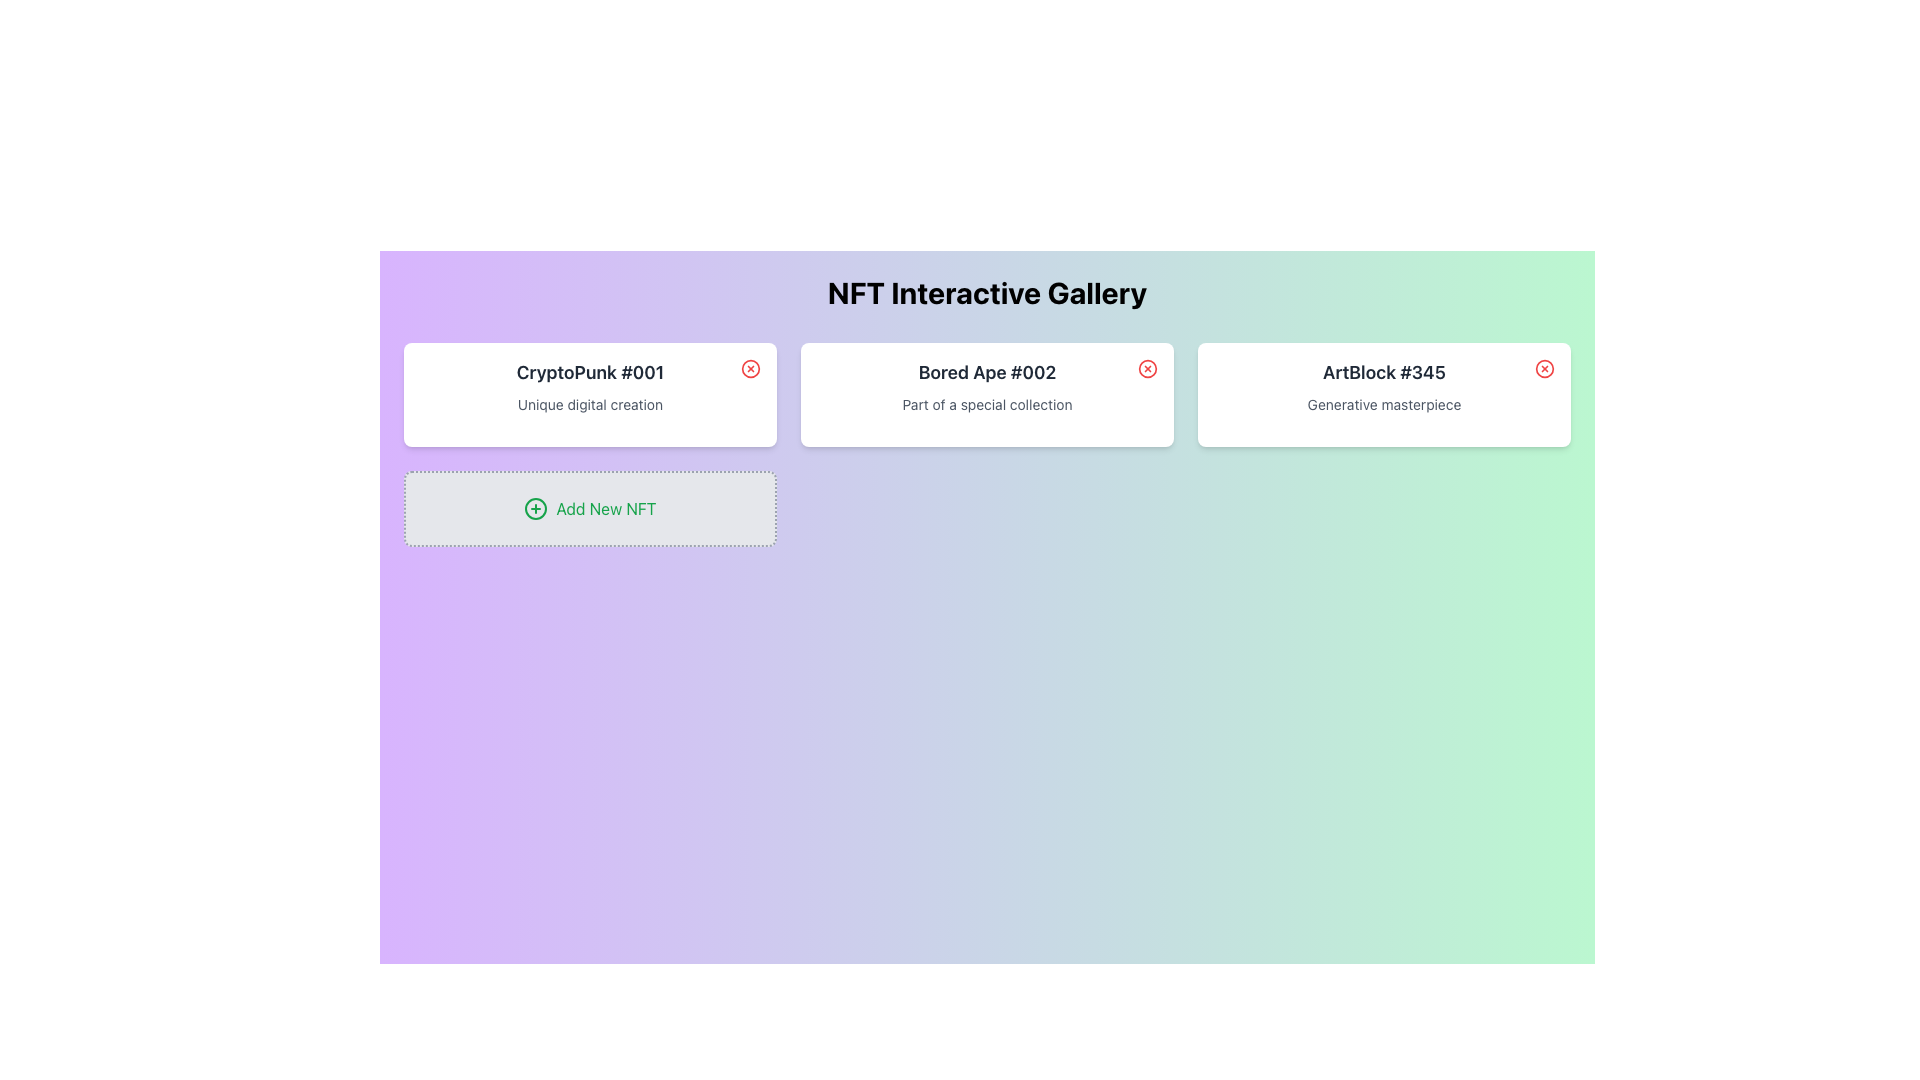 This screenshot has height=1080, width=1920. What do you see at coordinates (749, 369) in the screenshot?
I see `the distinctive red circular button with a cross in the middle located in the upper-right corner of the card labeled 'CryptoPunk #001 Unique digital creation'` at bounding box center [749, 369].